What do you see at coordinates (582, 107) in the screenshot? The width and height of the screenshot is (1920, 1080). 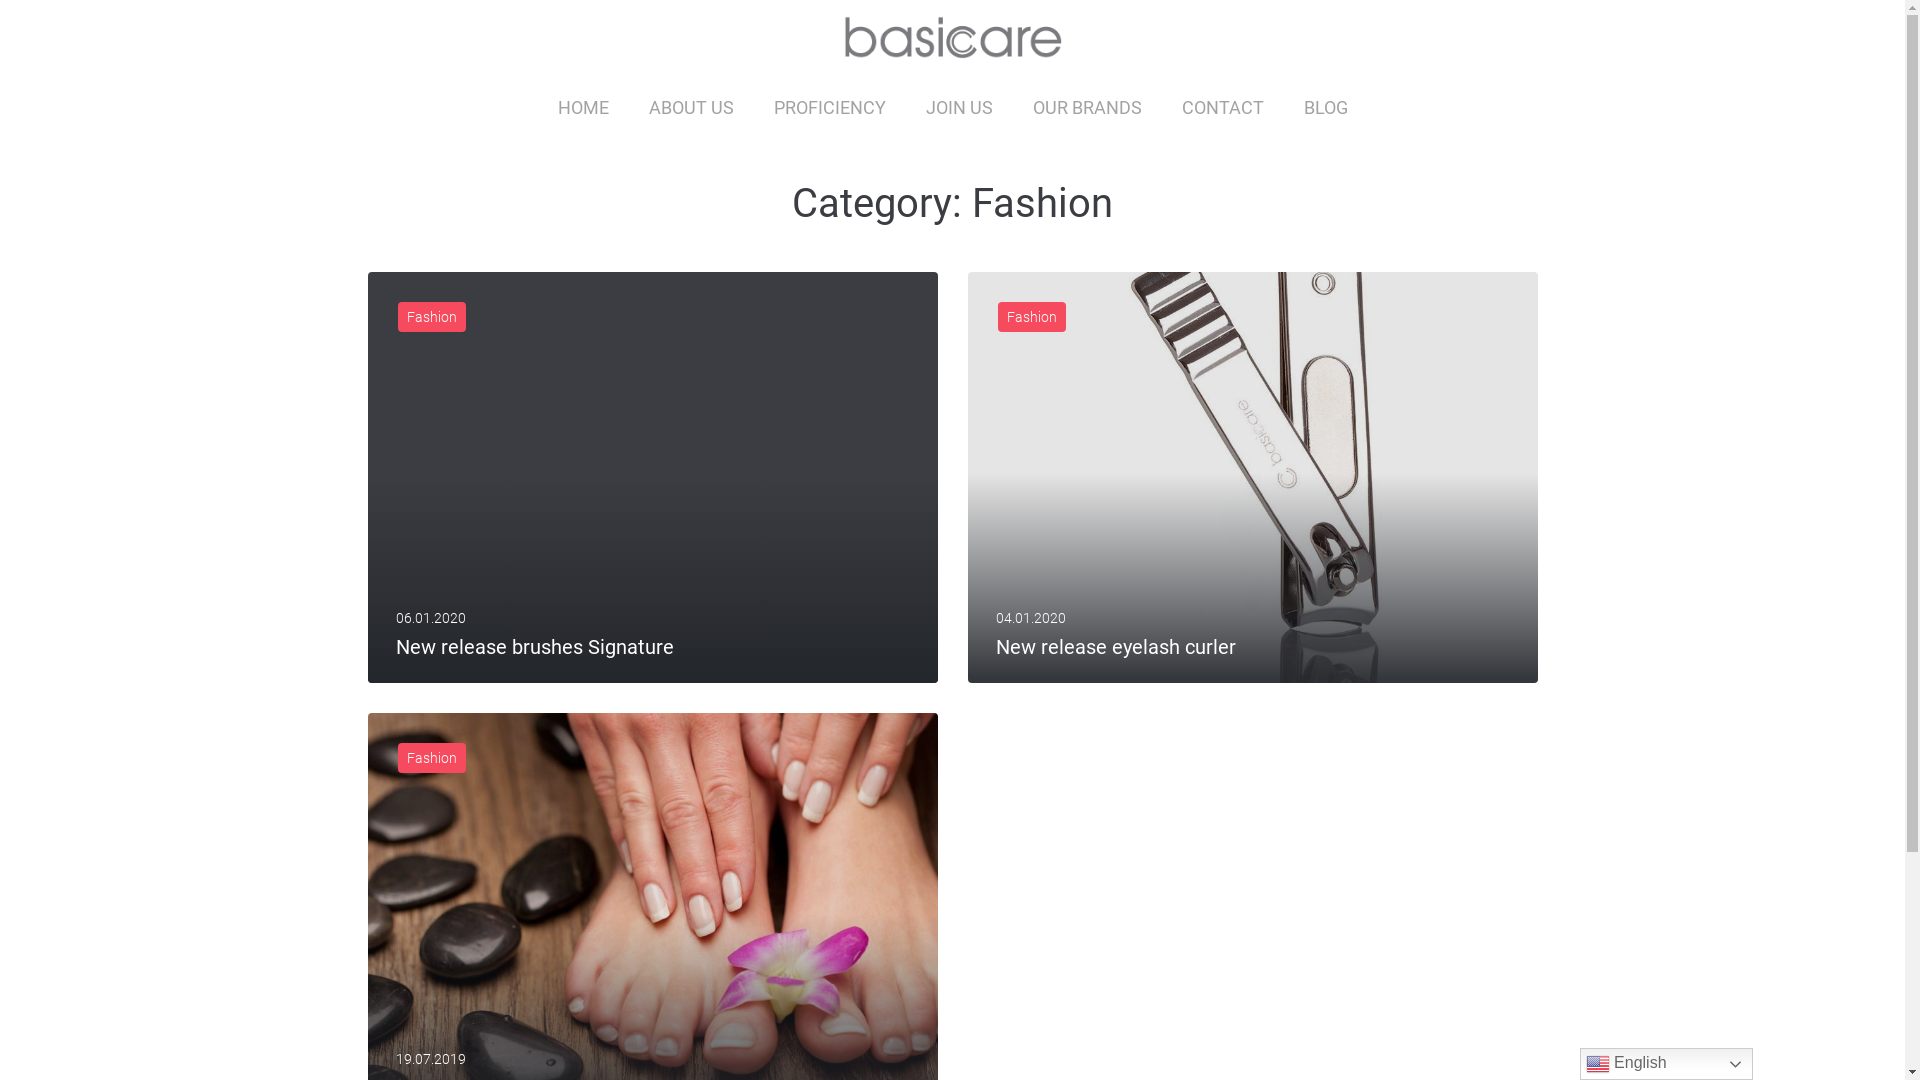 I see `'HOME'` at bounding box center [582, 107].